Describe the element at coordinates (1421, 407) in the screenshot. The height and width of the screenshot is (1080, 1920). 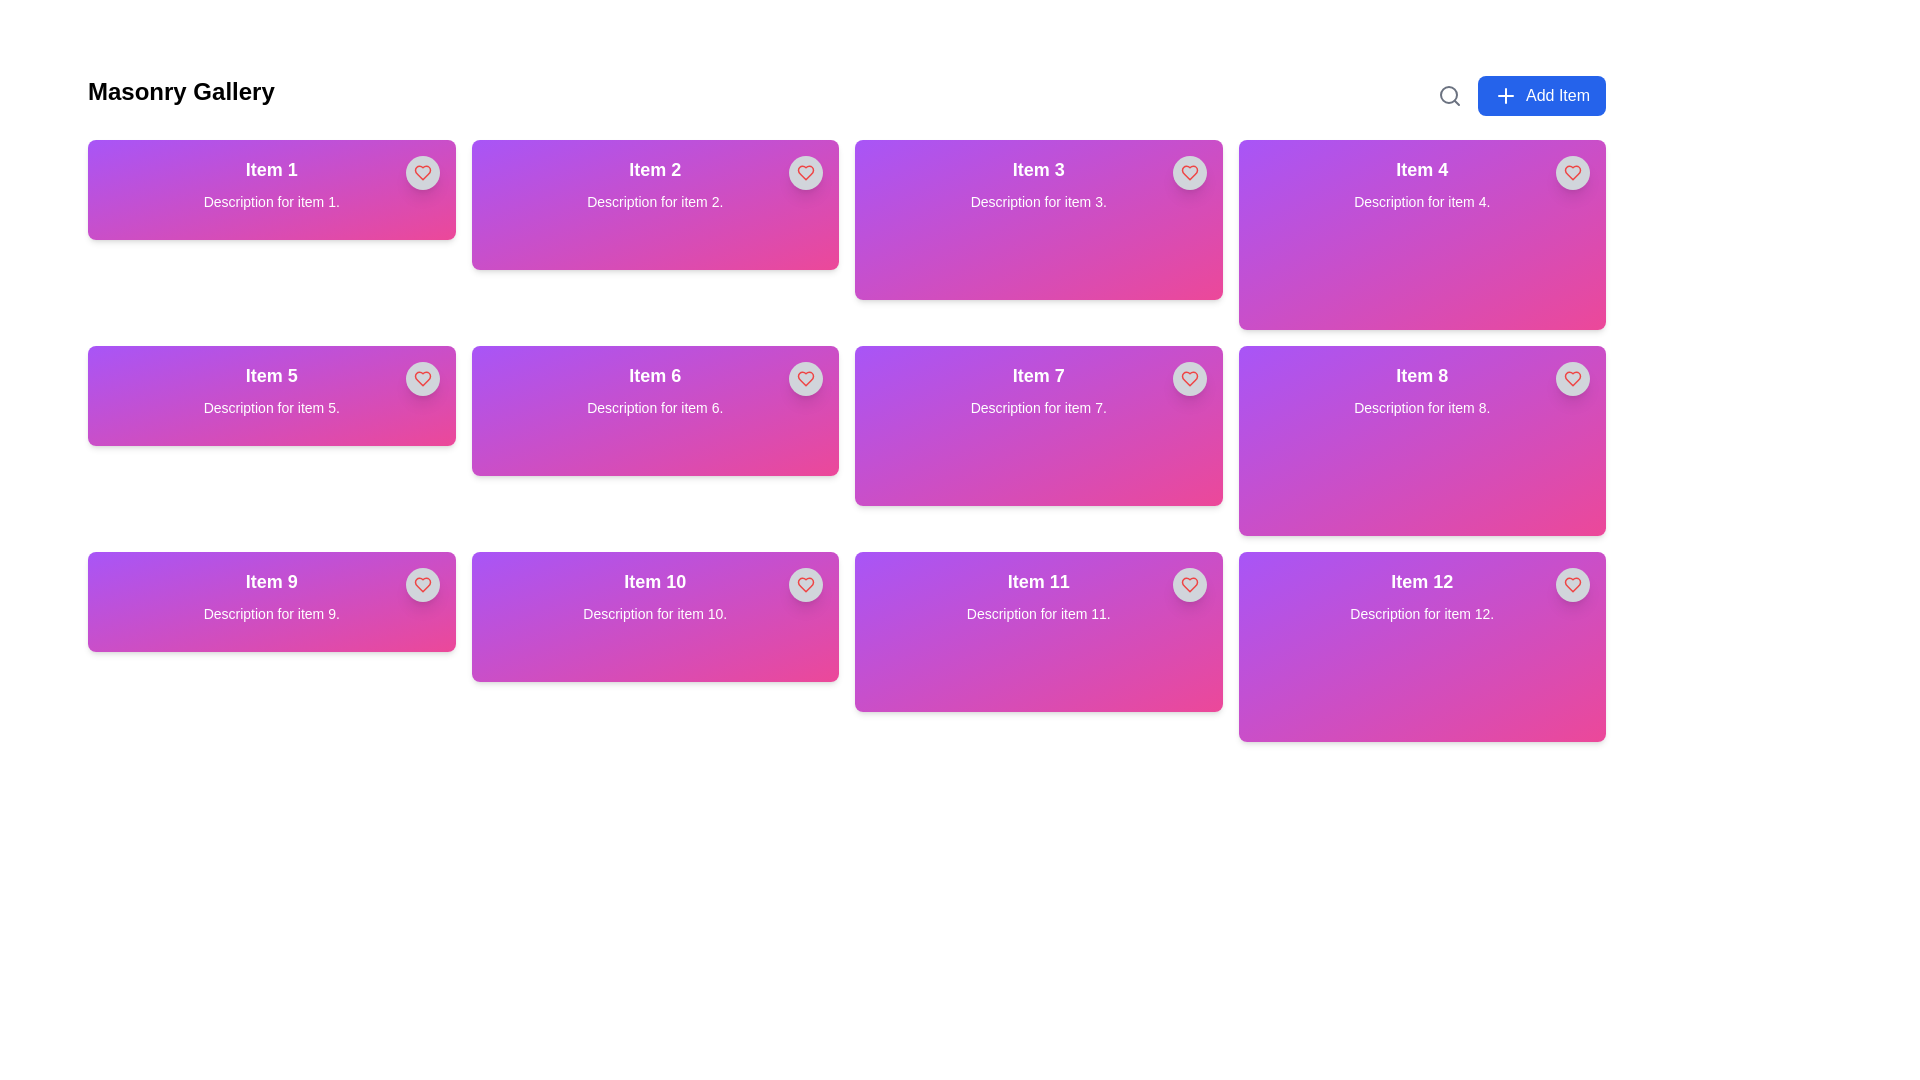
I see `the descriptive Text label associated with 'Item 8', located in the central lower half of the eighth card in the grid layout` at that location.